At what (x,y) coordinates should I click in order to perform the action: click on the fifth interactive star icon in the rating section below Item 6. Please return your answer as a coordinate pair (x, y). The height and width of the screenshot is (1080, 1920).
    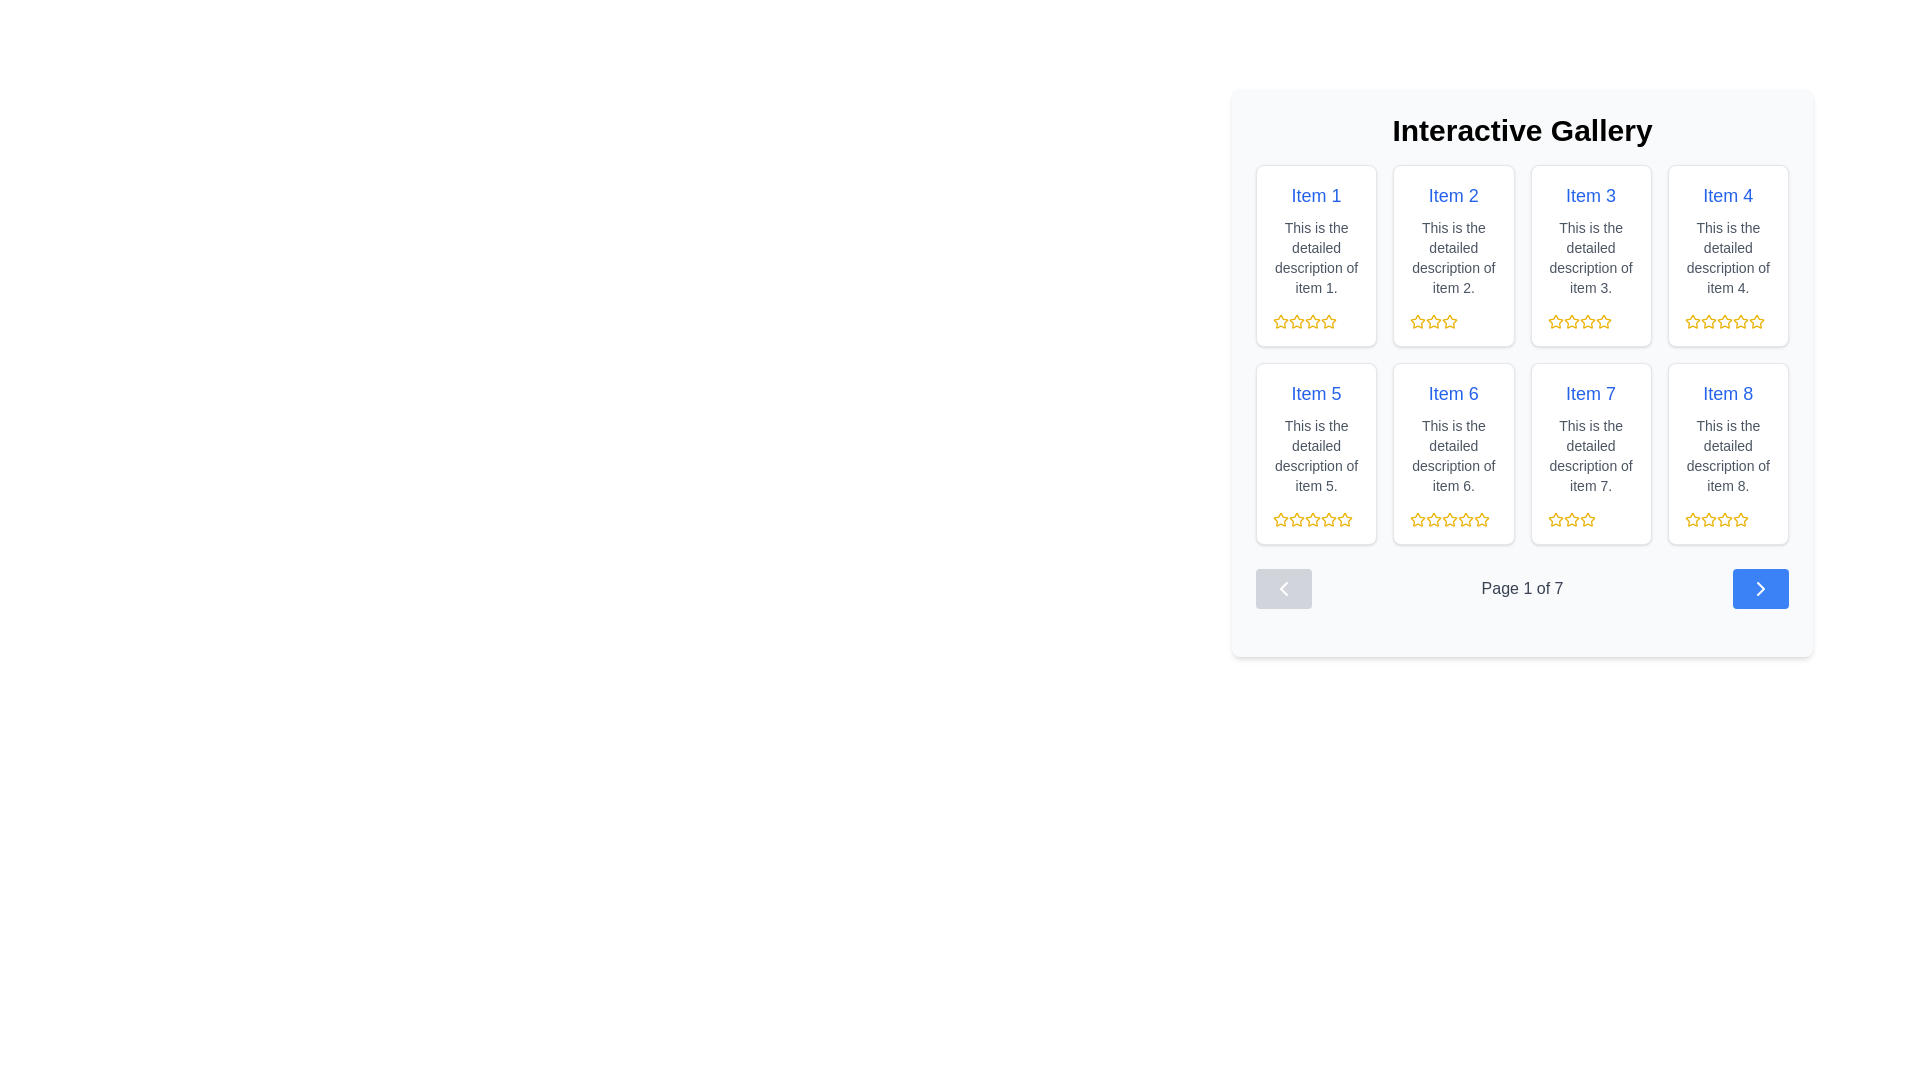
    Looking at the image, I should click on (1466, 519).